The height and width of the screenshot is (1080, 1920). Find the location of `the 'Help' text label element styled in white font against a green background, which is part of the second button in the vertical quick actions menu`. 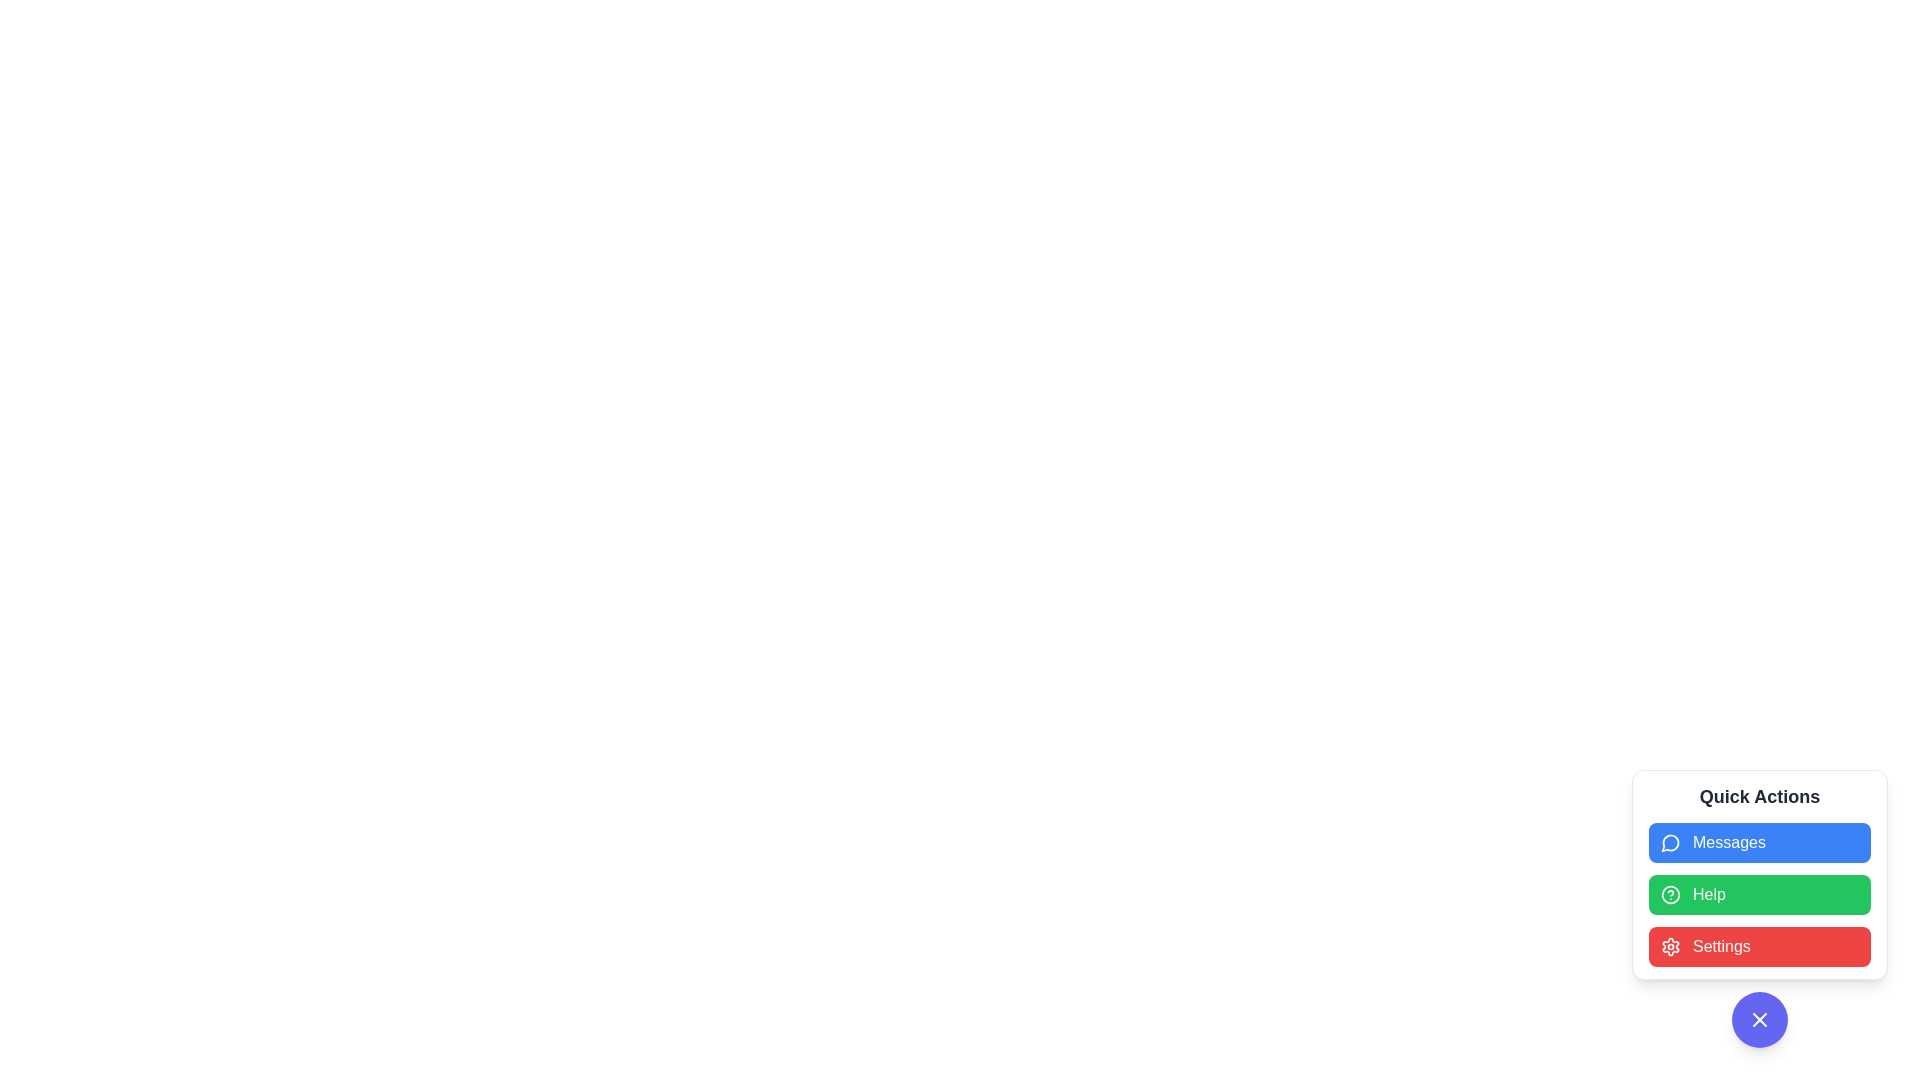

the 'Help' text label element styled in white font against a green background, which is part of the second button in the vertical quick actions menu is located at coordinates (1708, 893).